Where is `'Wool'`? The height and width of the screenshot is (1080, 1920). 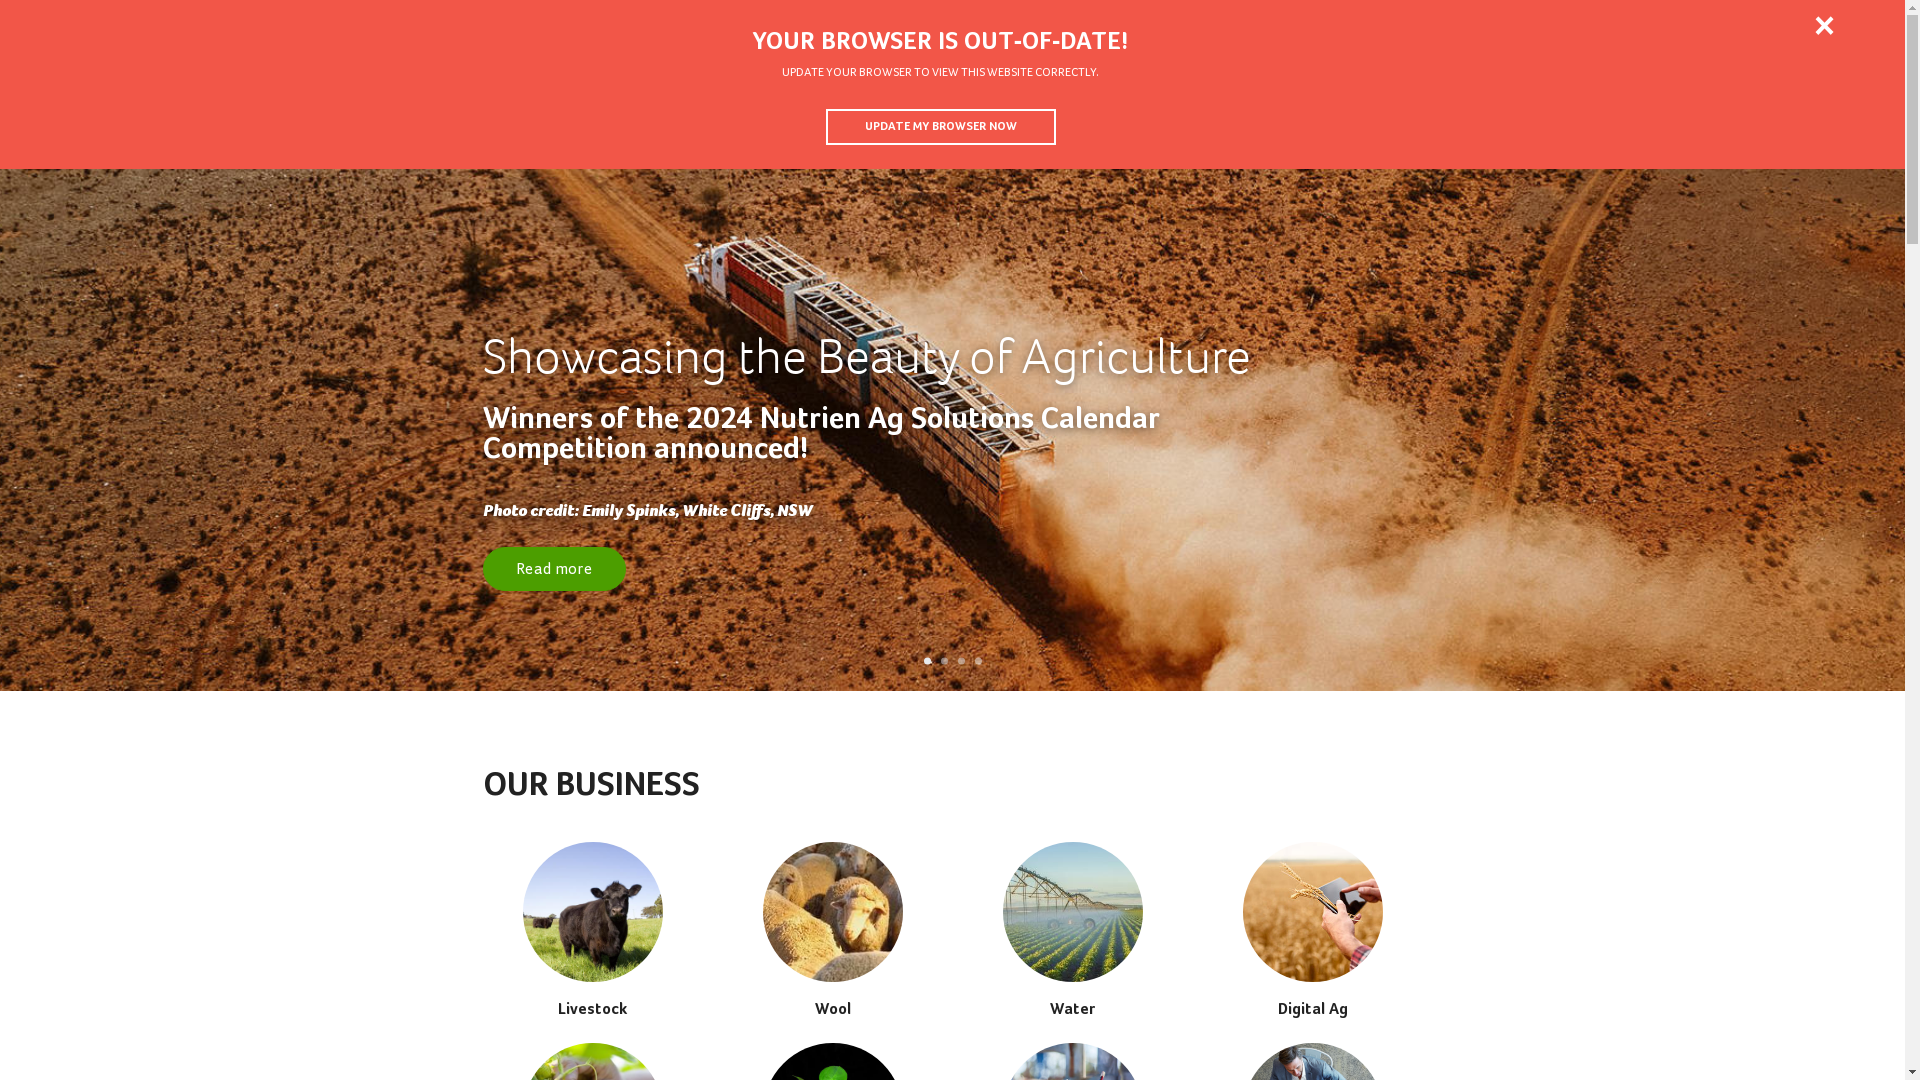 'Wool' is located at coordinates (831, 929).